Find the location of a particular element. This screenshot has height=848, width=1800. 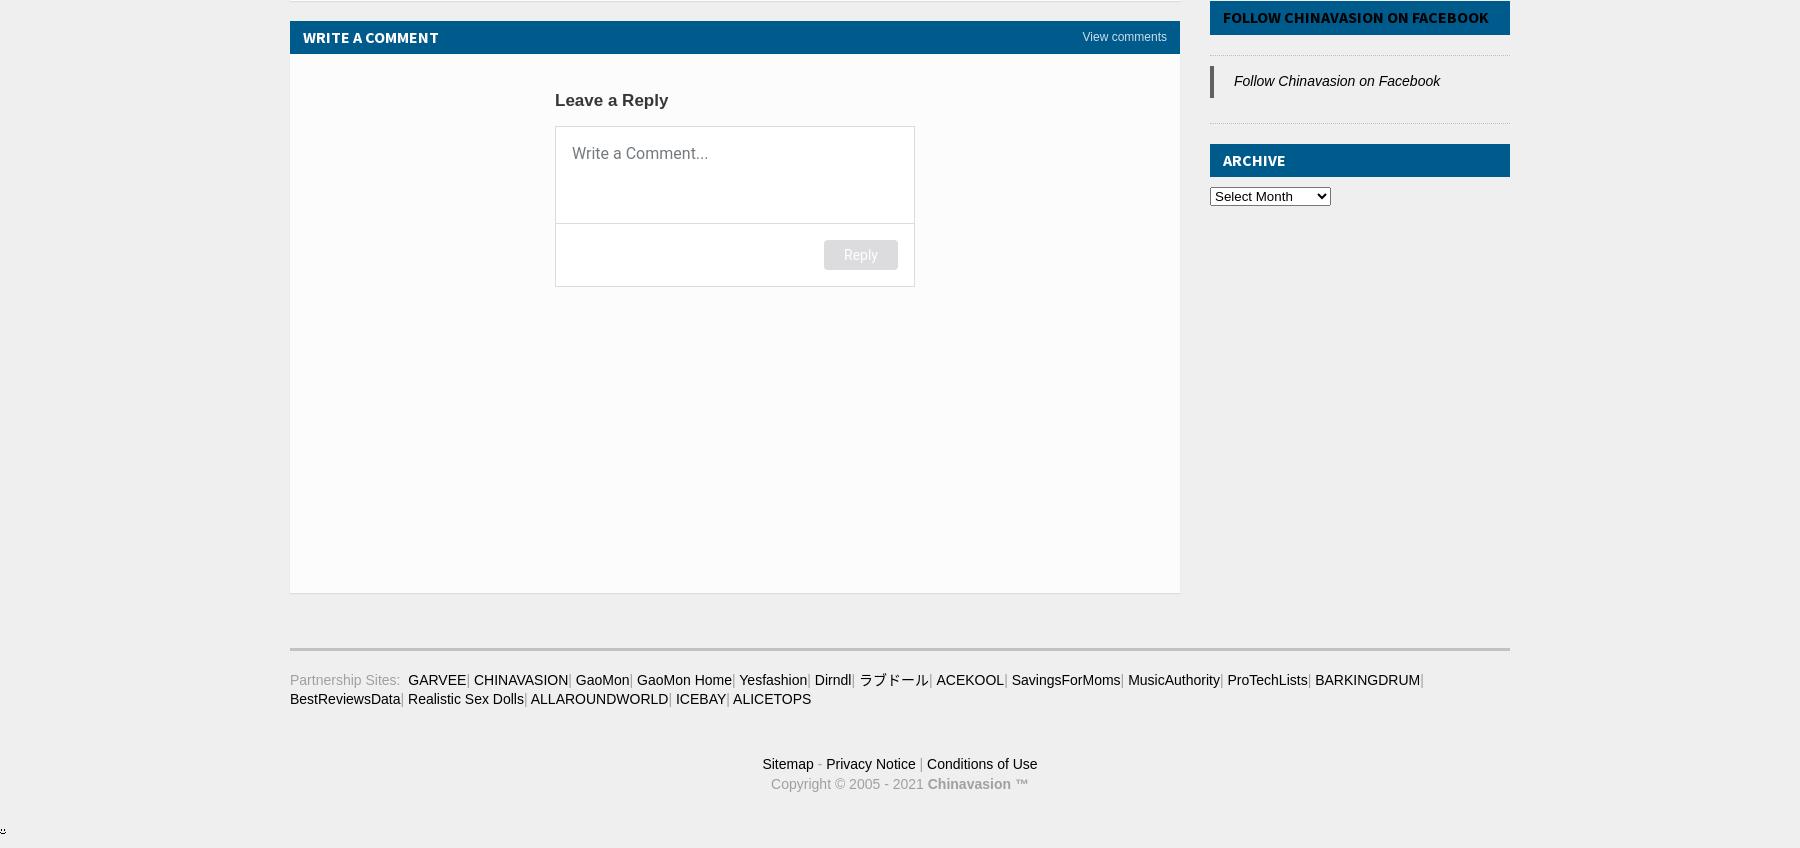

'GaoMon' is located at coordinates (601, 677).